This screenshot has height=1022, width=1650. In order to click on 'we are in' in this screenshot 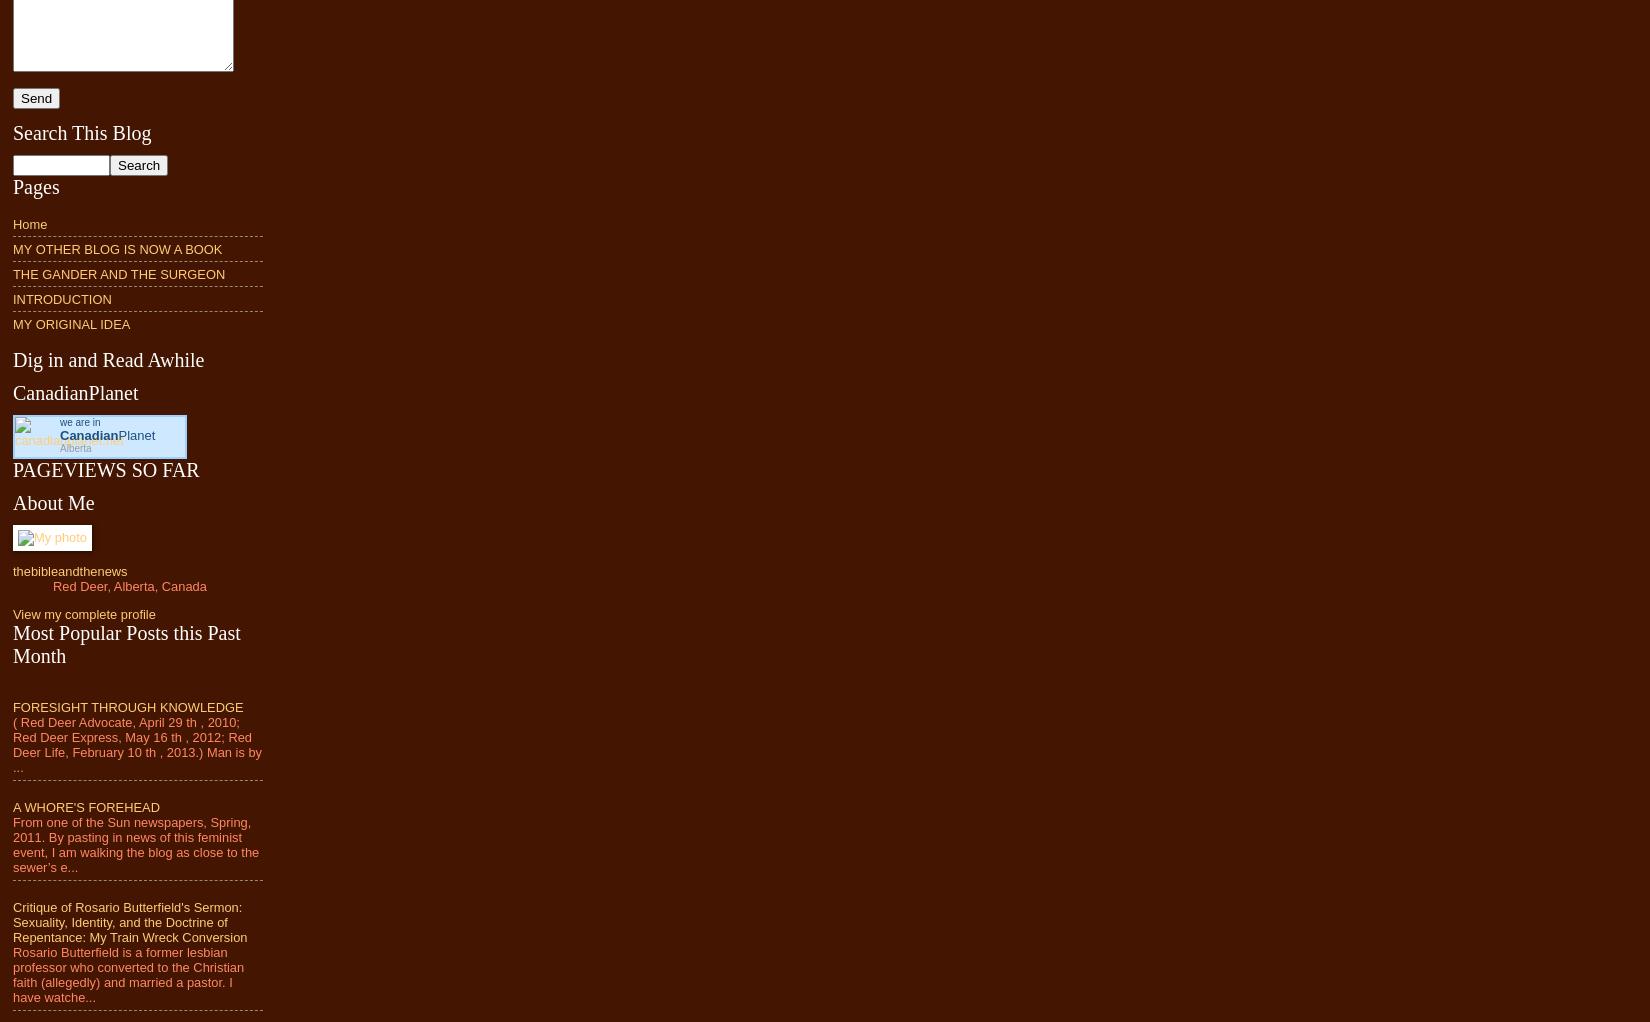, I will do `click(60, 421)`.